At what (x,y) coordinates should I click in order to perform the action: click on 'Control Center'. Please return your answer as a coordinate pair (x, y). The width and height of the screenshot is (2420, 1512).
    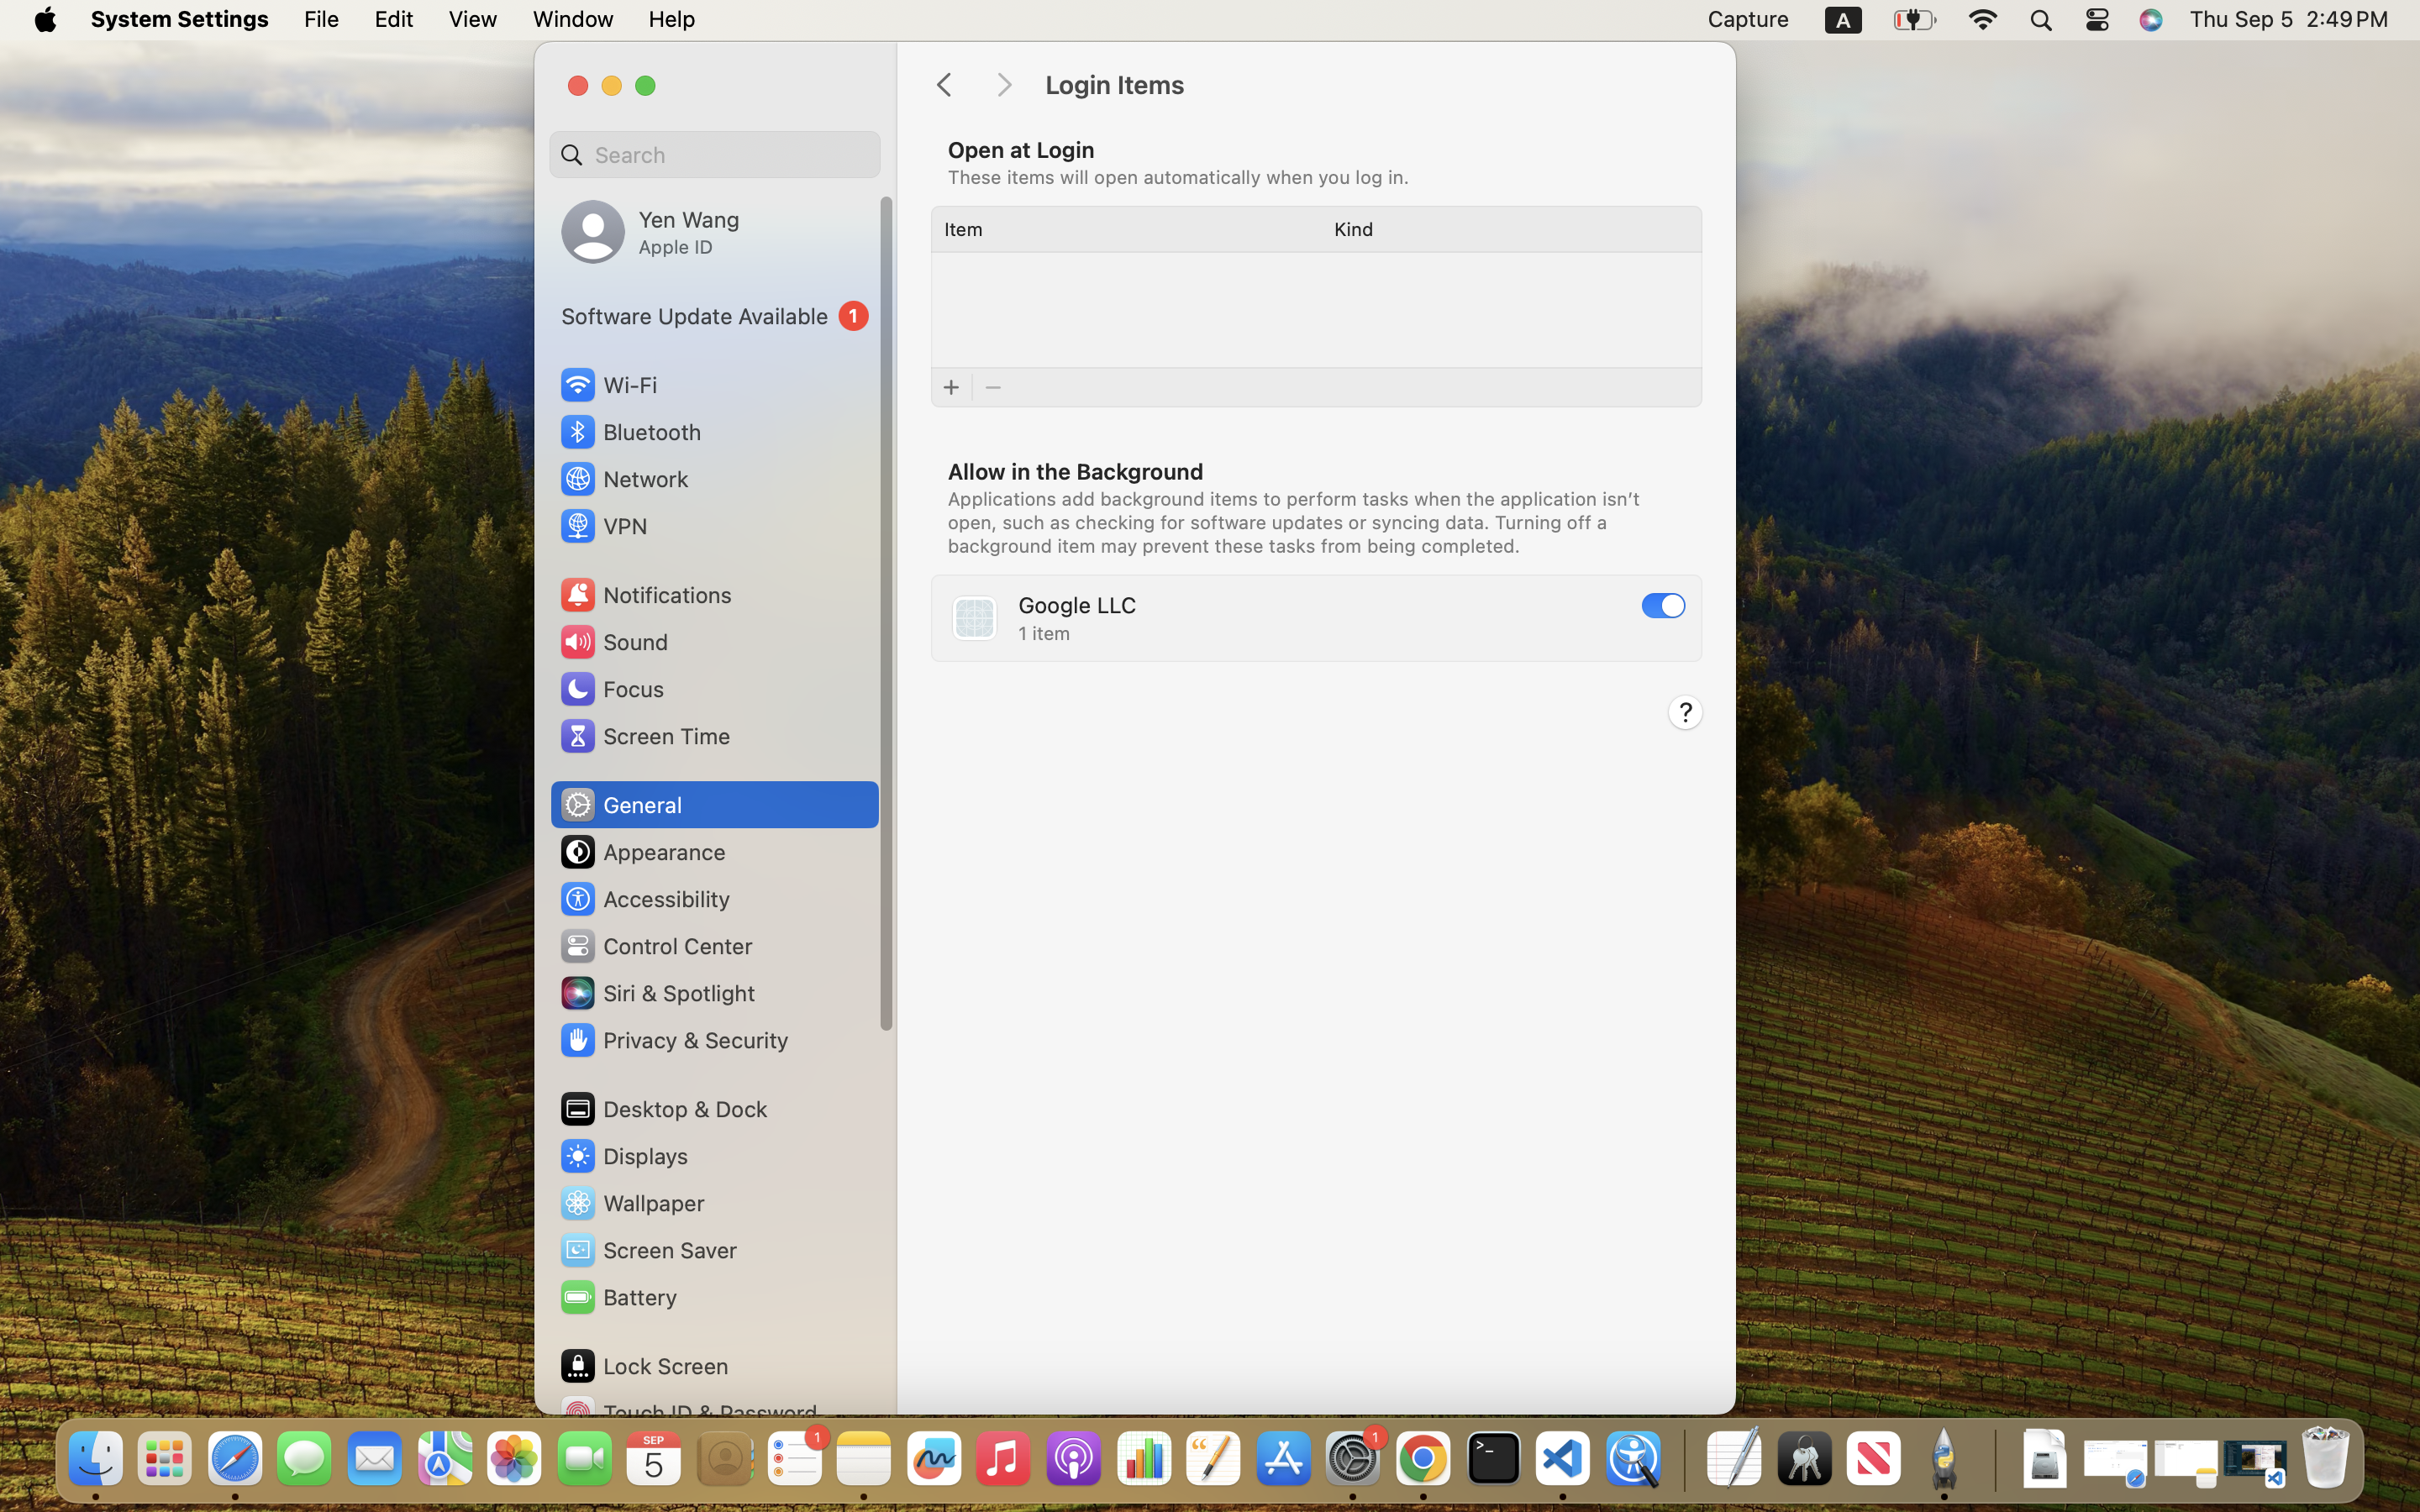
    Looking at the image, I should click on (655, 946).